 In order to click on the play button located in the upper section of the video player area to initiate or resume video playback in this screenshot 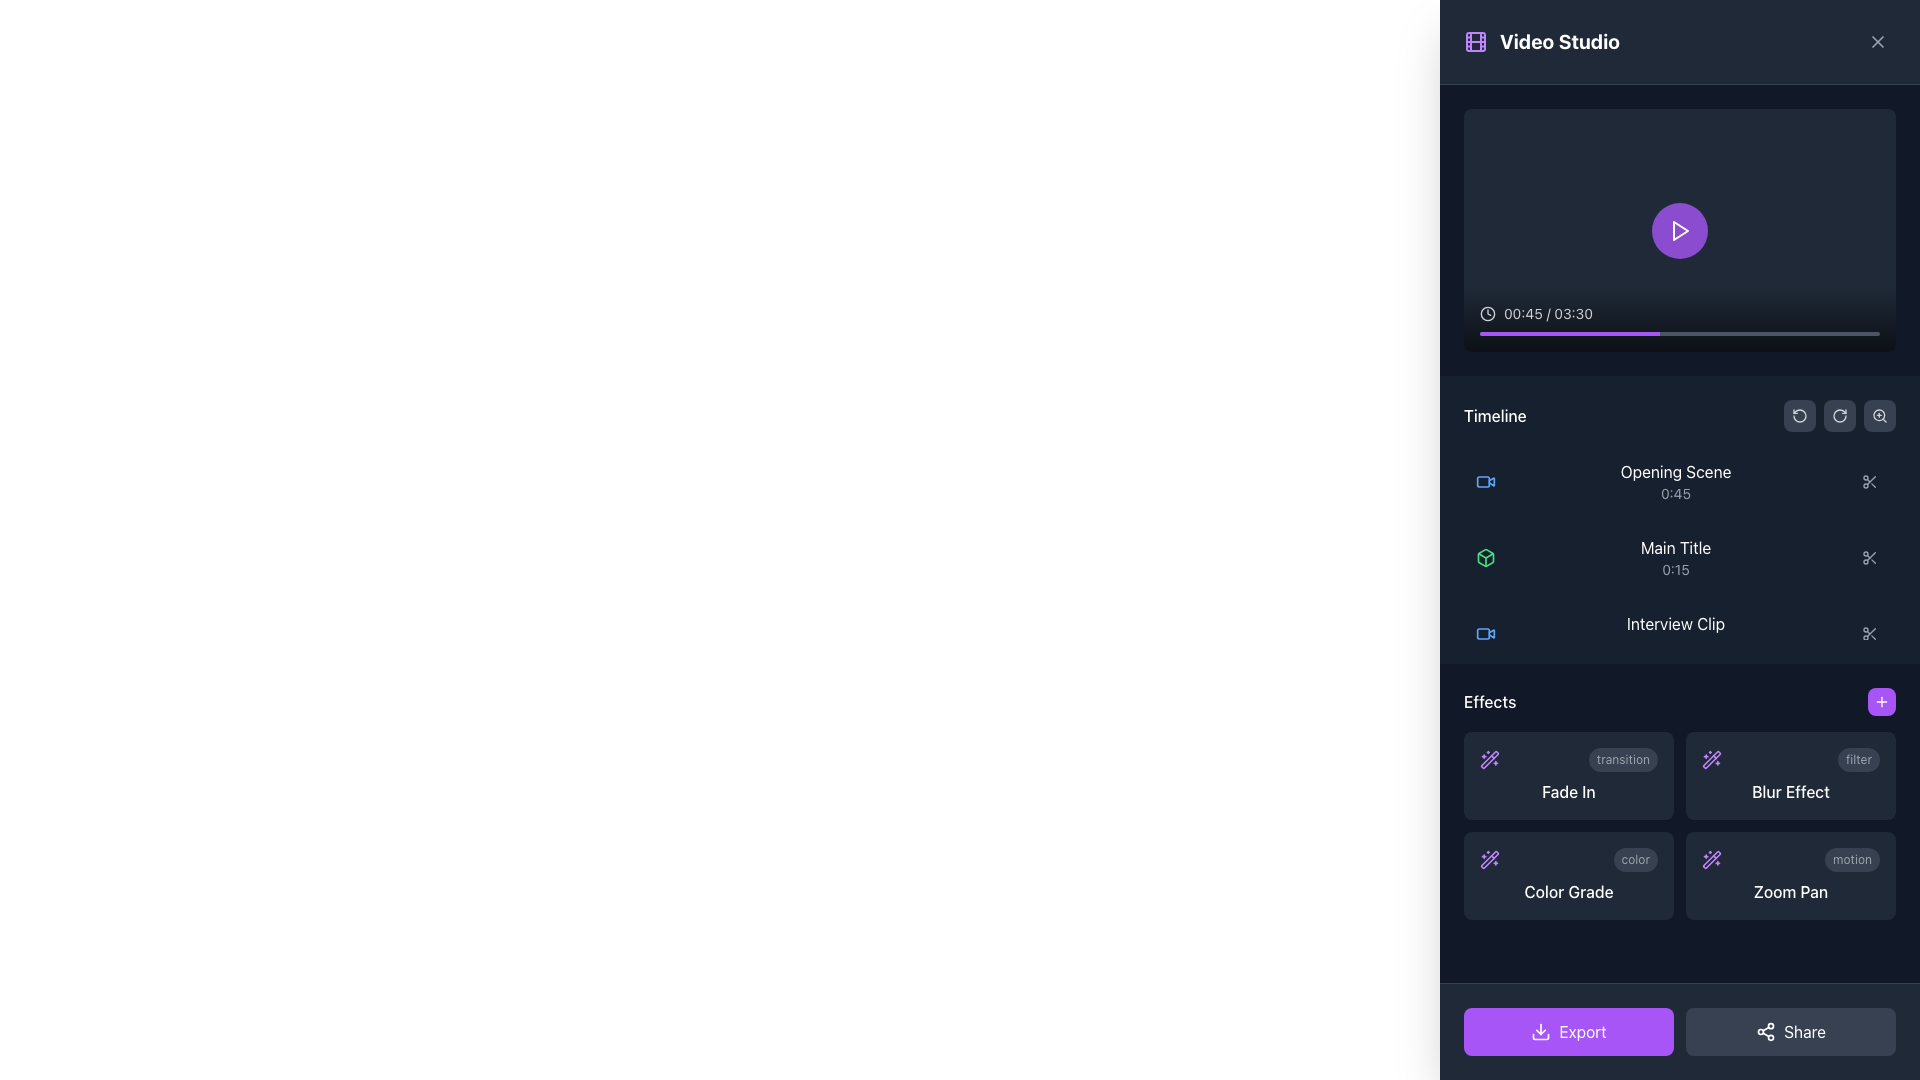, I will do `click(1680, 229)`.